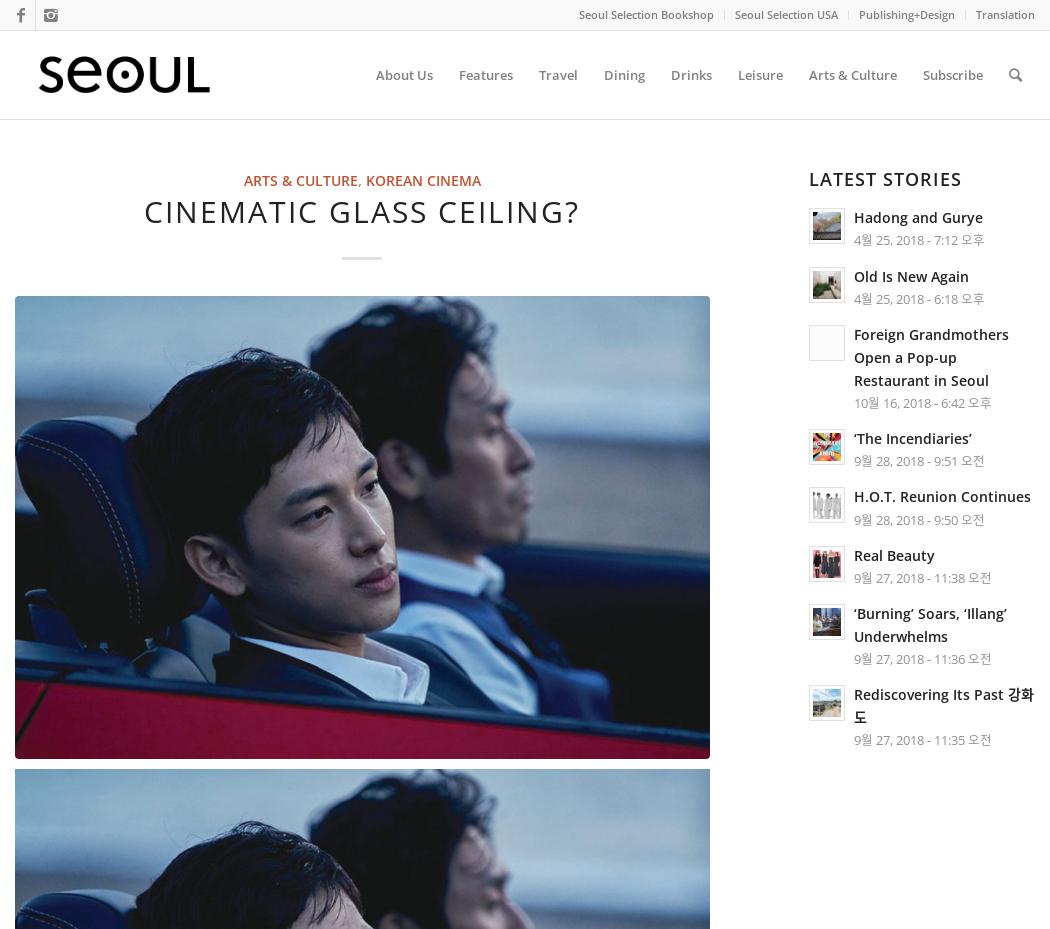  What do you see at coordinates (883, 179) in the screenshot?
I see `'Latest Stories'` at bounding box center [883, 179].